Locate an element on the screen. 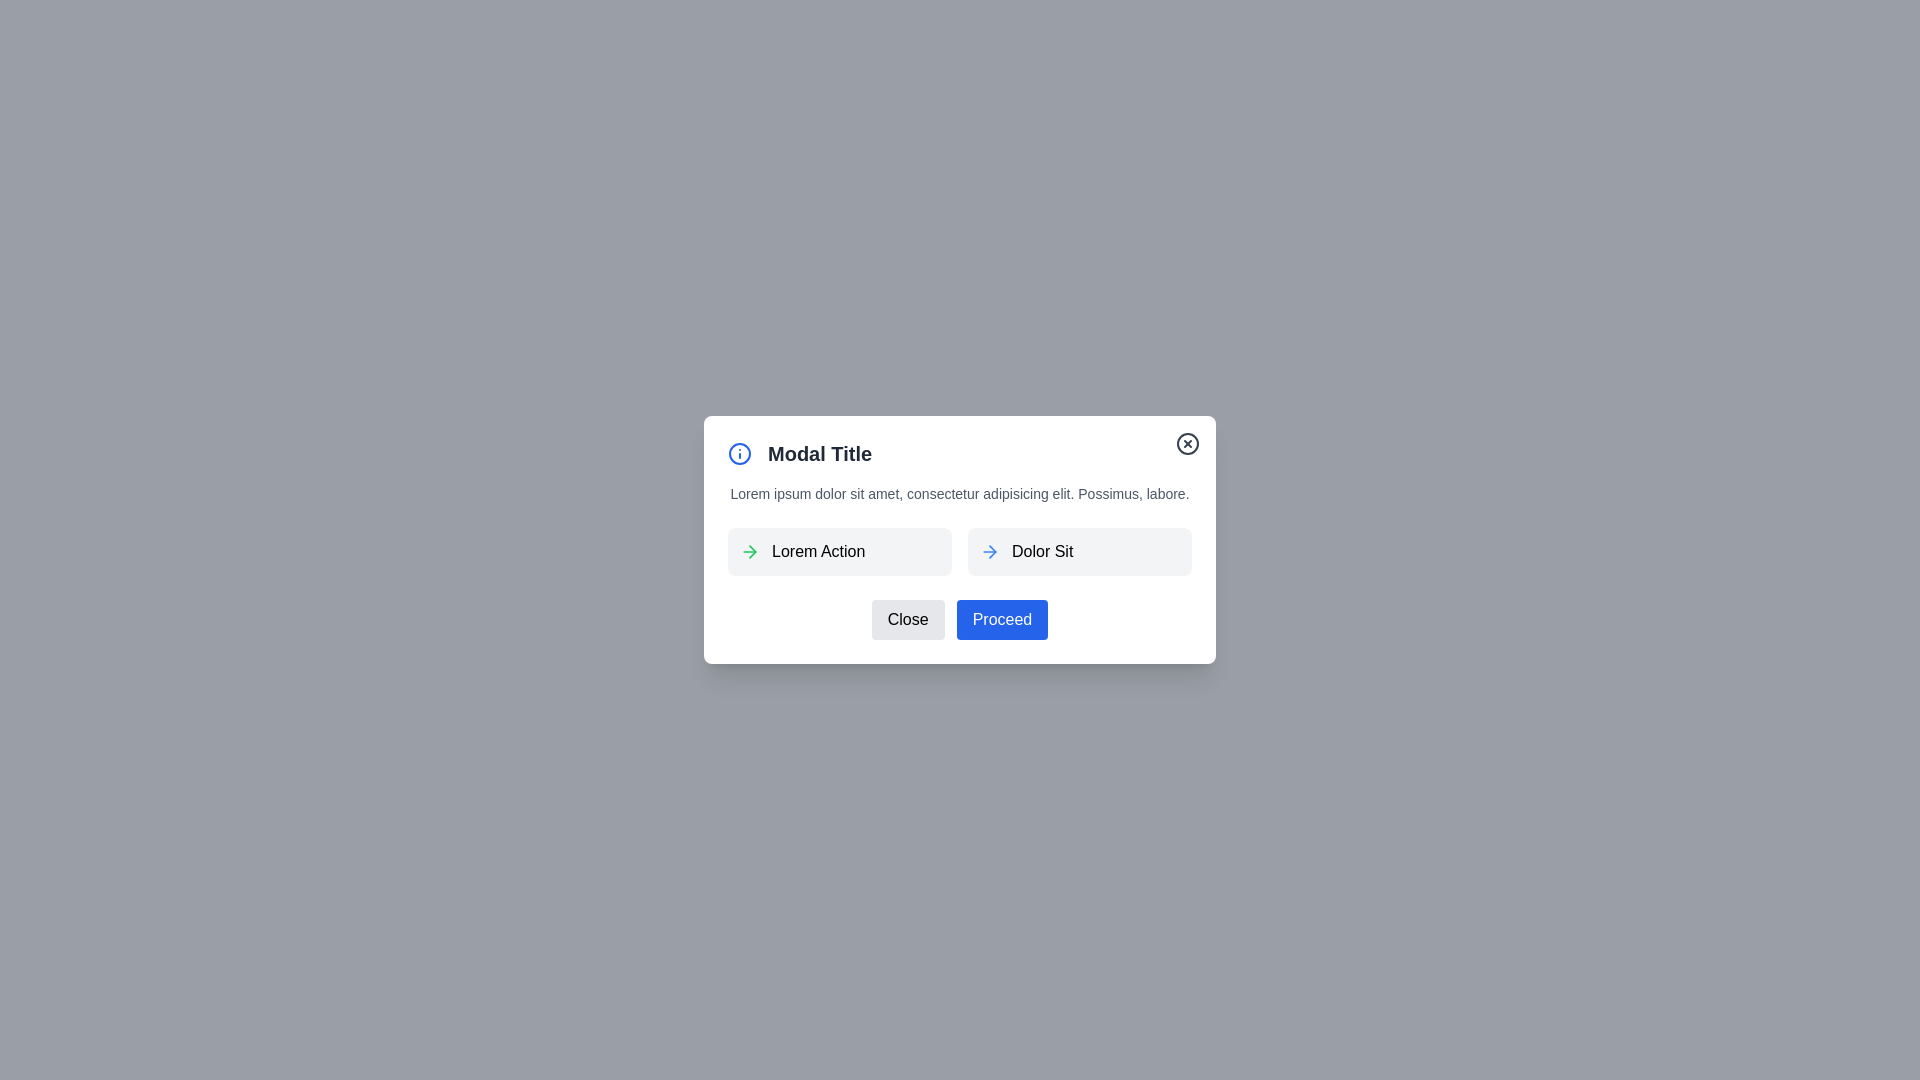 The image size is (1920, 1080). the button group containing the 'Close' and 'Proceed' buttons is located at coordinates (960, 619).